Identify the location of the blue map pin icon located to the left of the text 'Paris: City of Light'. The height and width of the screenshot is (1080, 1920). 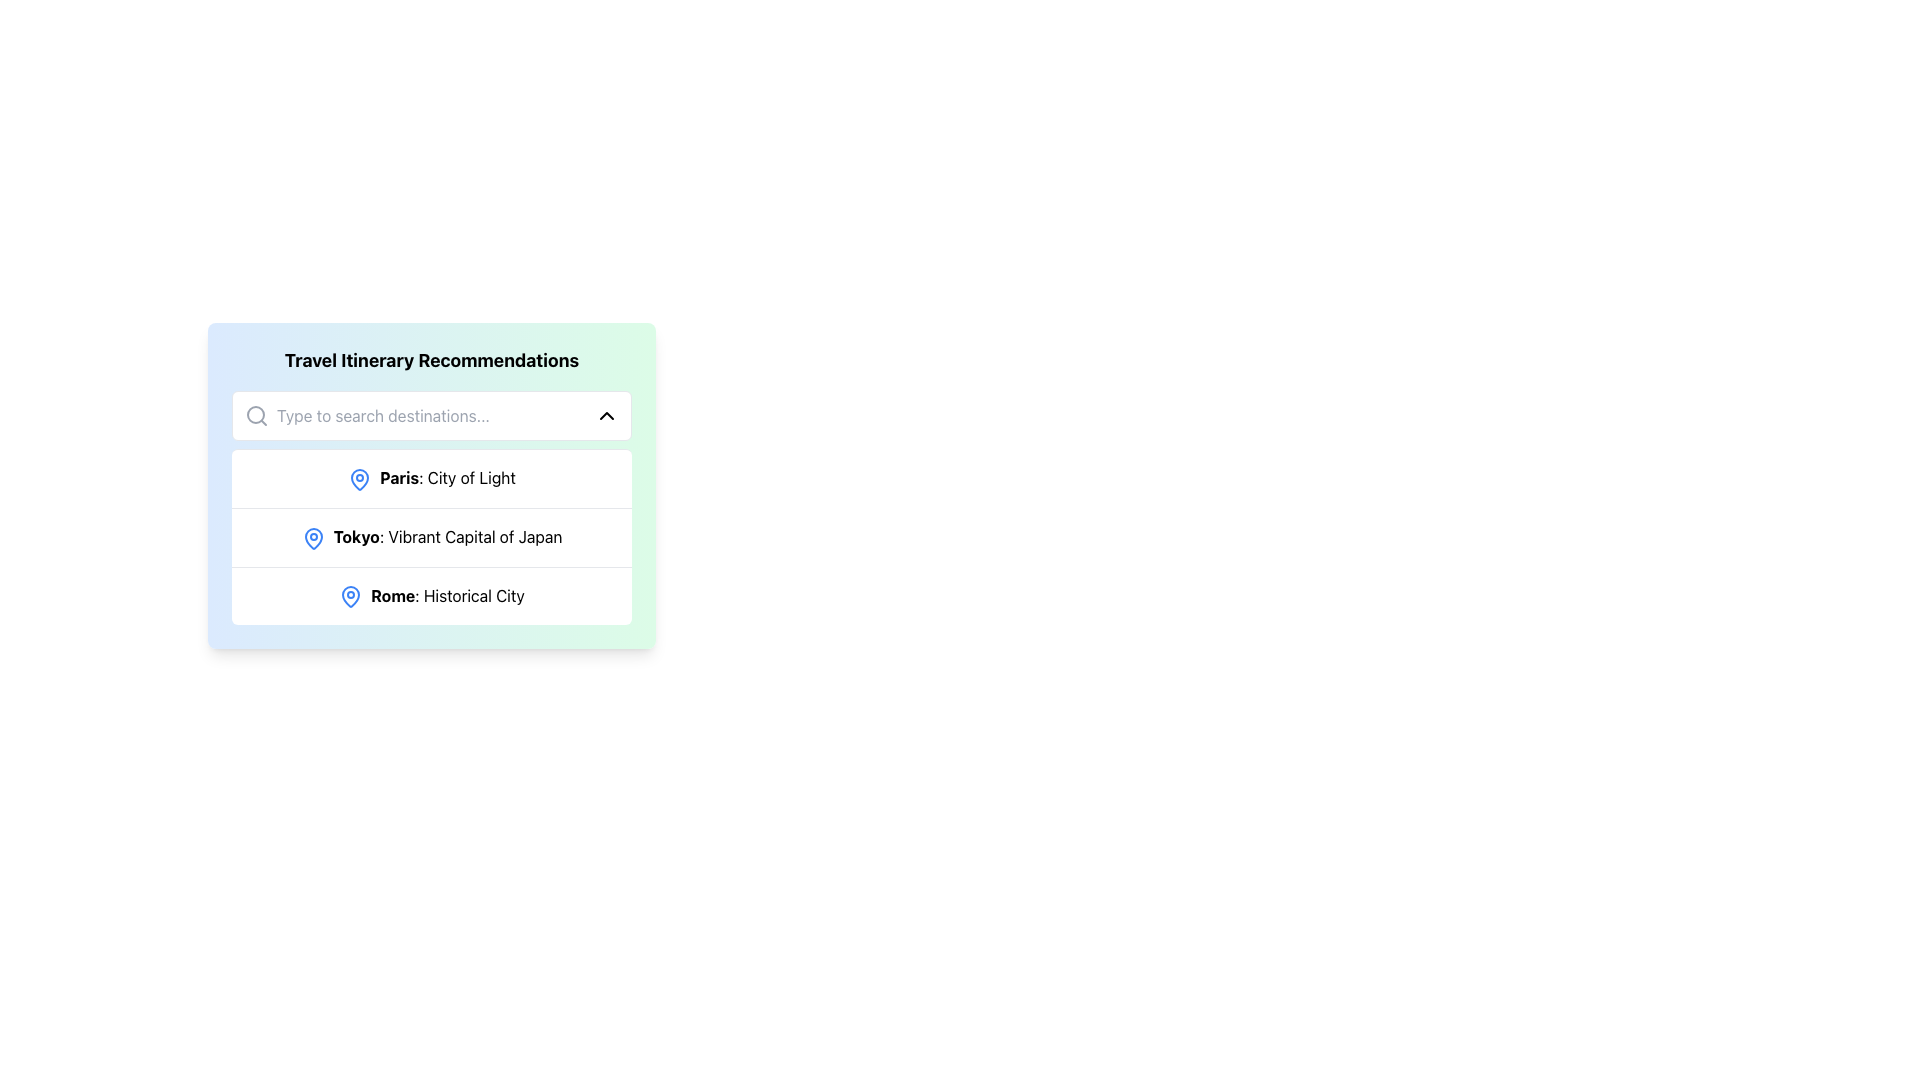
(360, 479).